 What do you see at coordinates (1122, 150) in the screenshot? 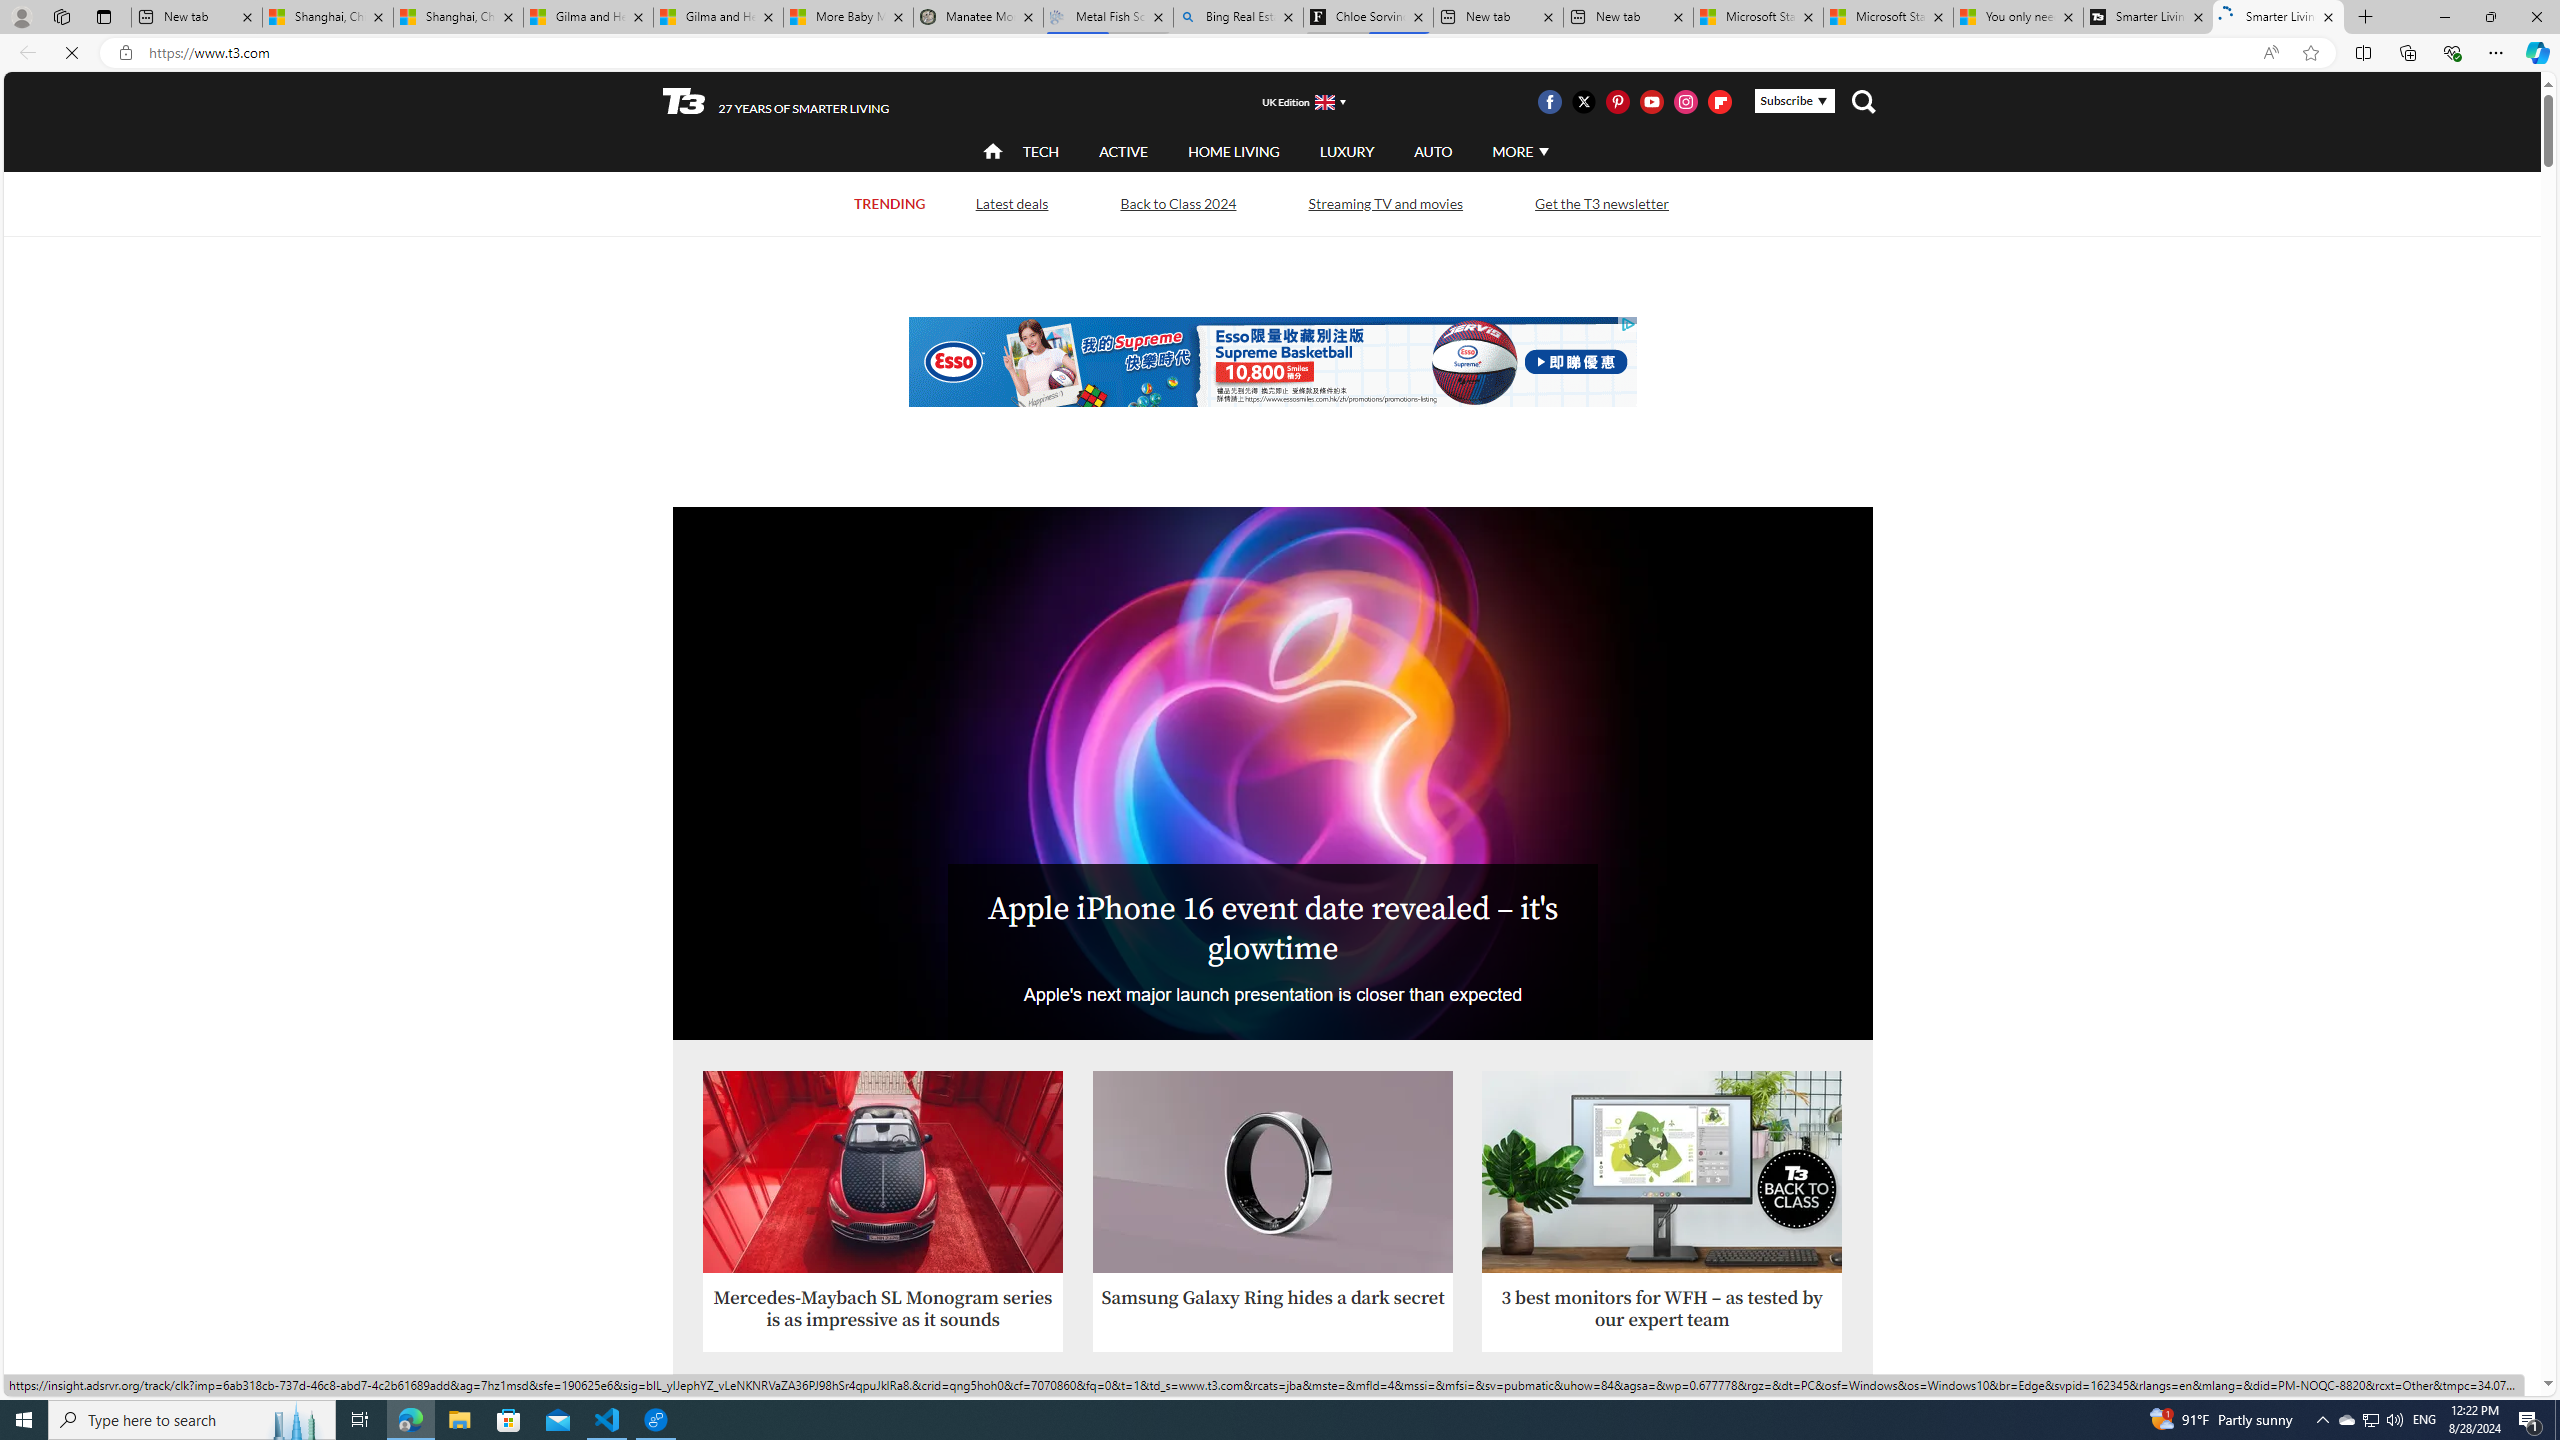
I see `'ACTIVE'` at bounding box center [1122, 150].